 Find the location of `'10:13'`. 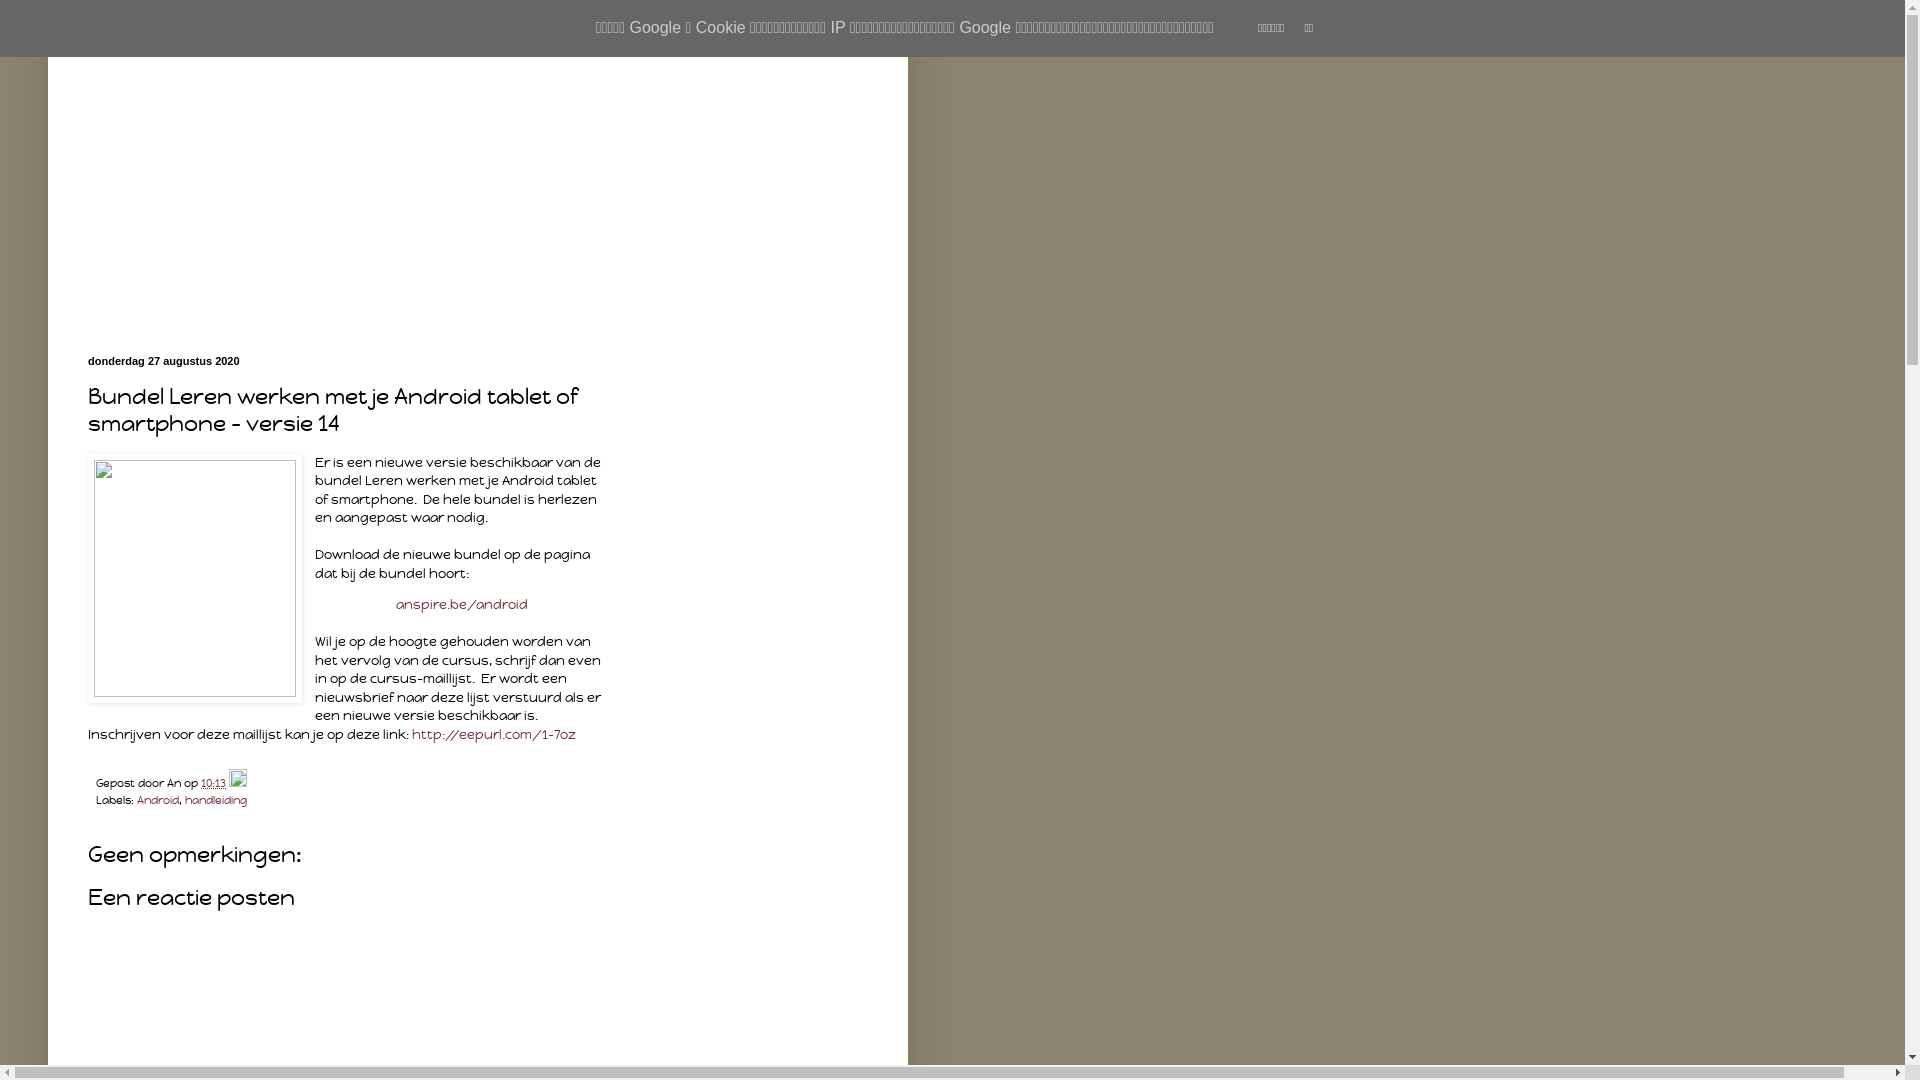

'10:13' is located at coordinates (213, 782).